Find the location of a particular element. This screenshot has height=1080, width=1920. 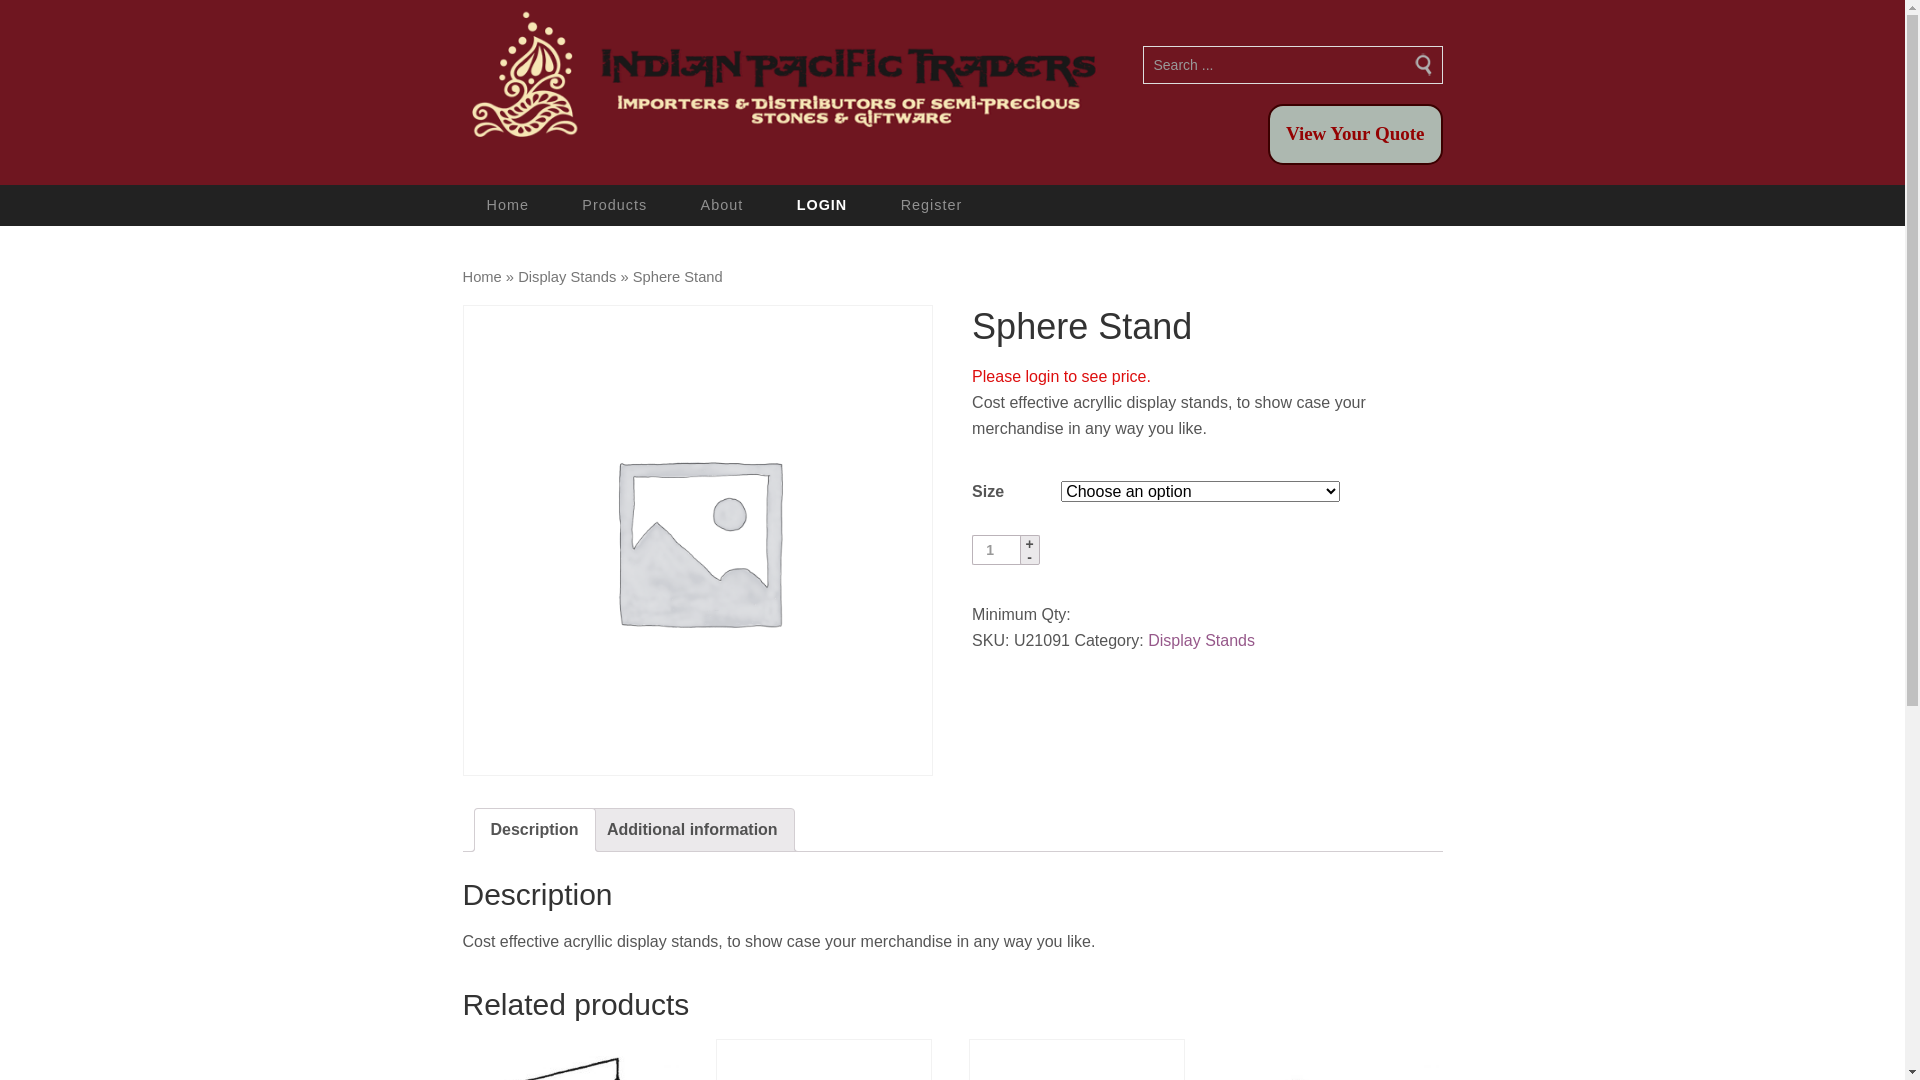

'LOGIN' is located at coordinates (822, 205).